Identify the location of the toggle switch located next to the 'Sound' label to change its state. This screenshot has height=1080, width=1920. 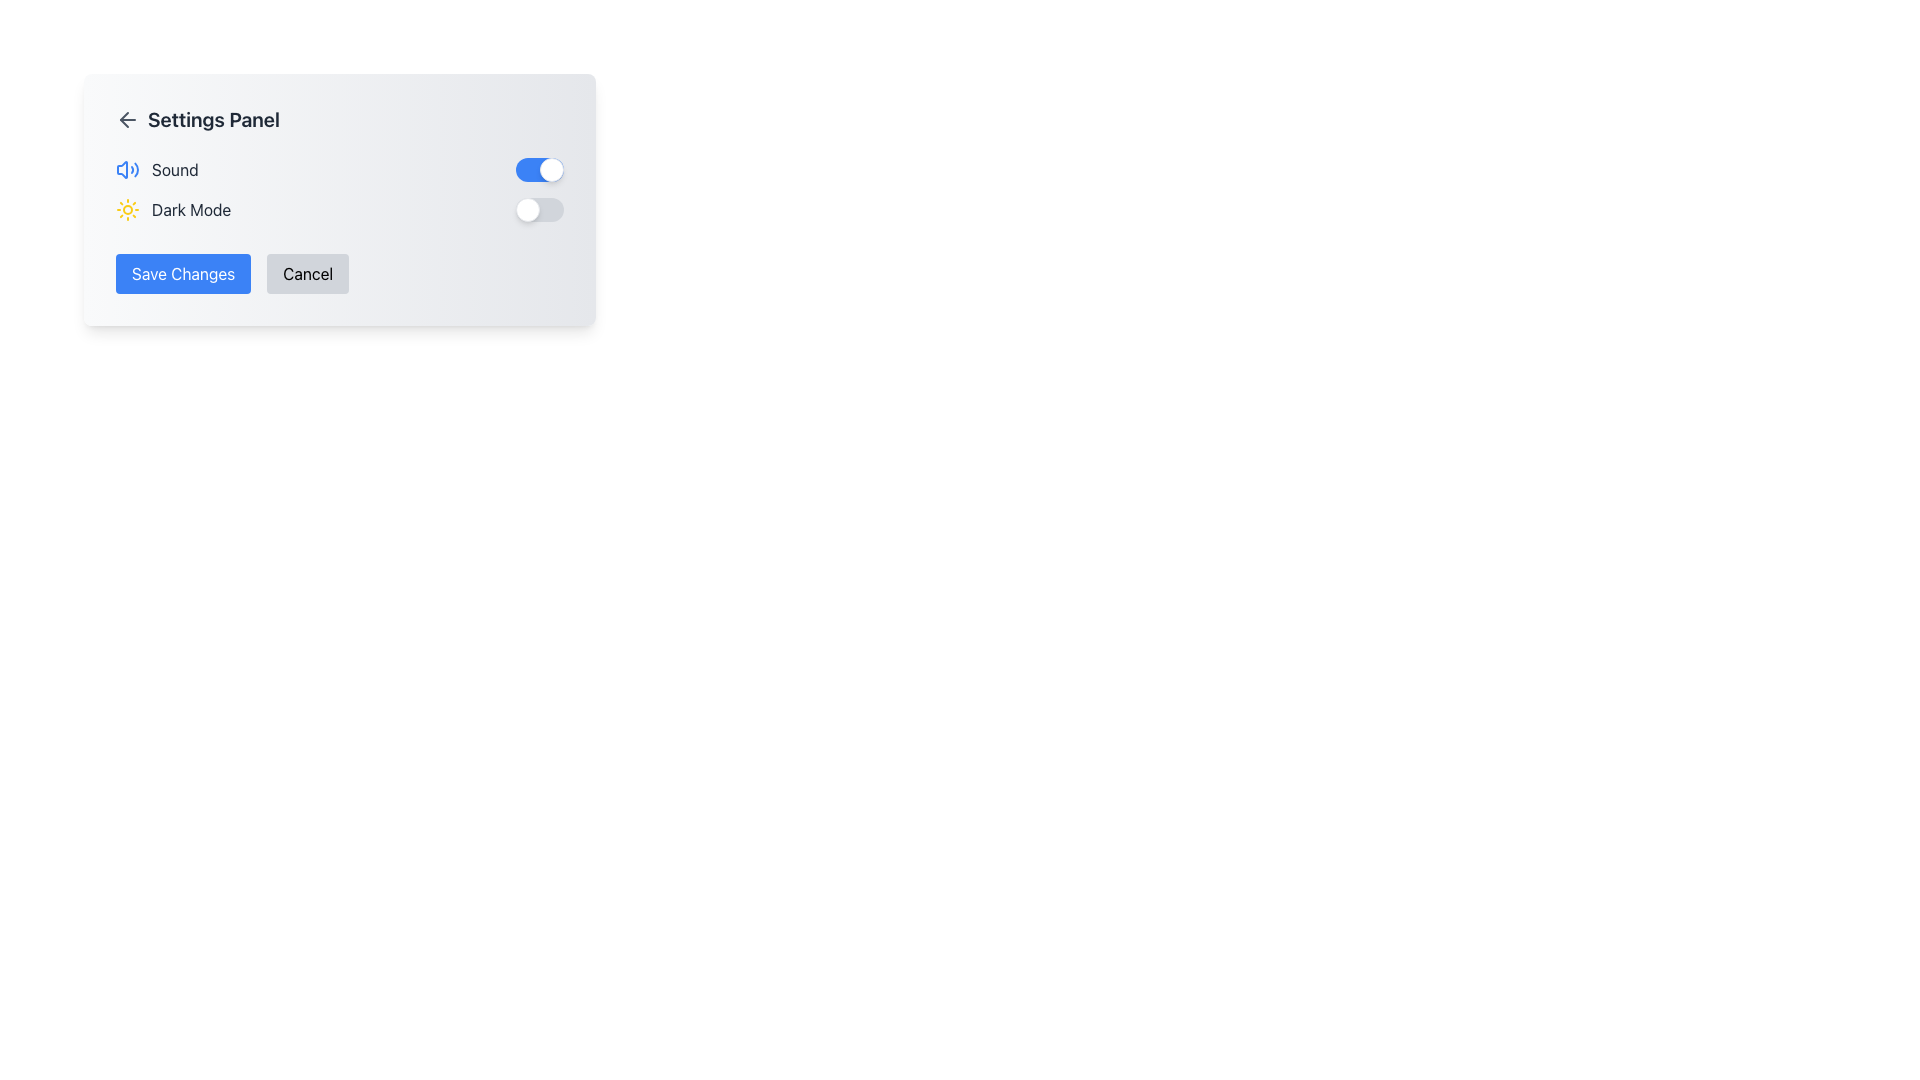
(539, 168).